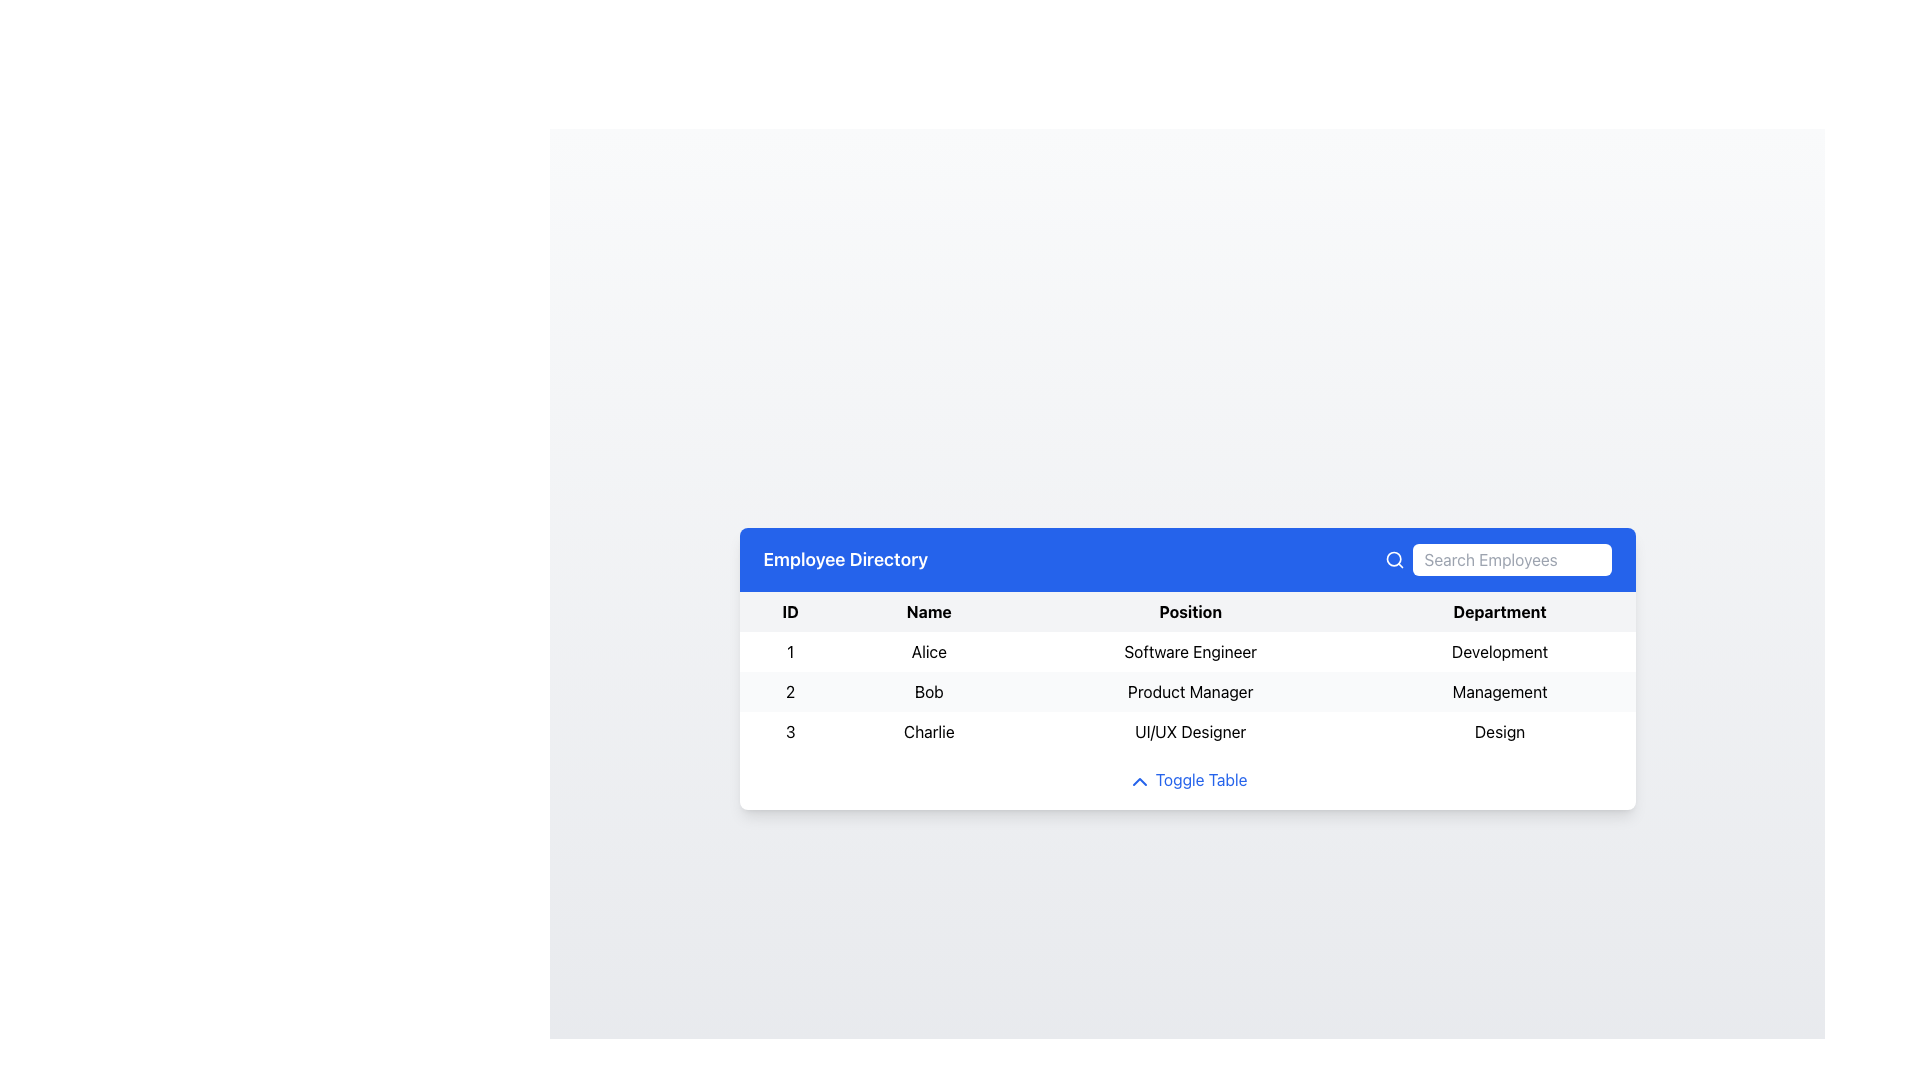 The image size is (1920, 1080). What do you see at coordinates (845, 560) in the screenshot?
I see `the text label displaying 'Employee Directory' which is styled in large bold white font on a blue background at the upper-left corner of the header bar` at bounding box center [845, 560].